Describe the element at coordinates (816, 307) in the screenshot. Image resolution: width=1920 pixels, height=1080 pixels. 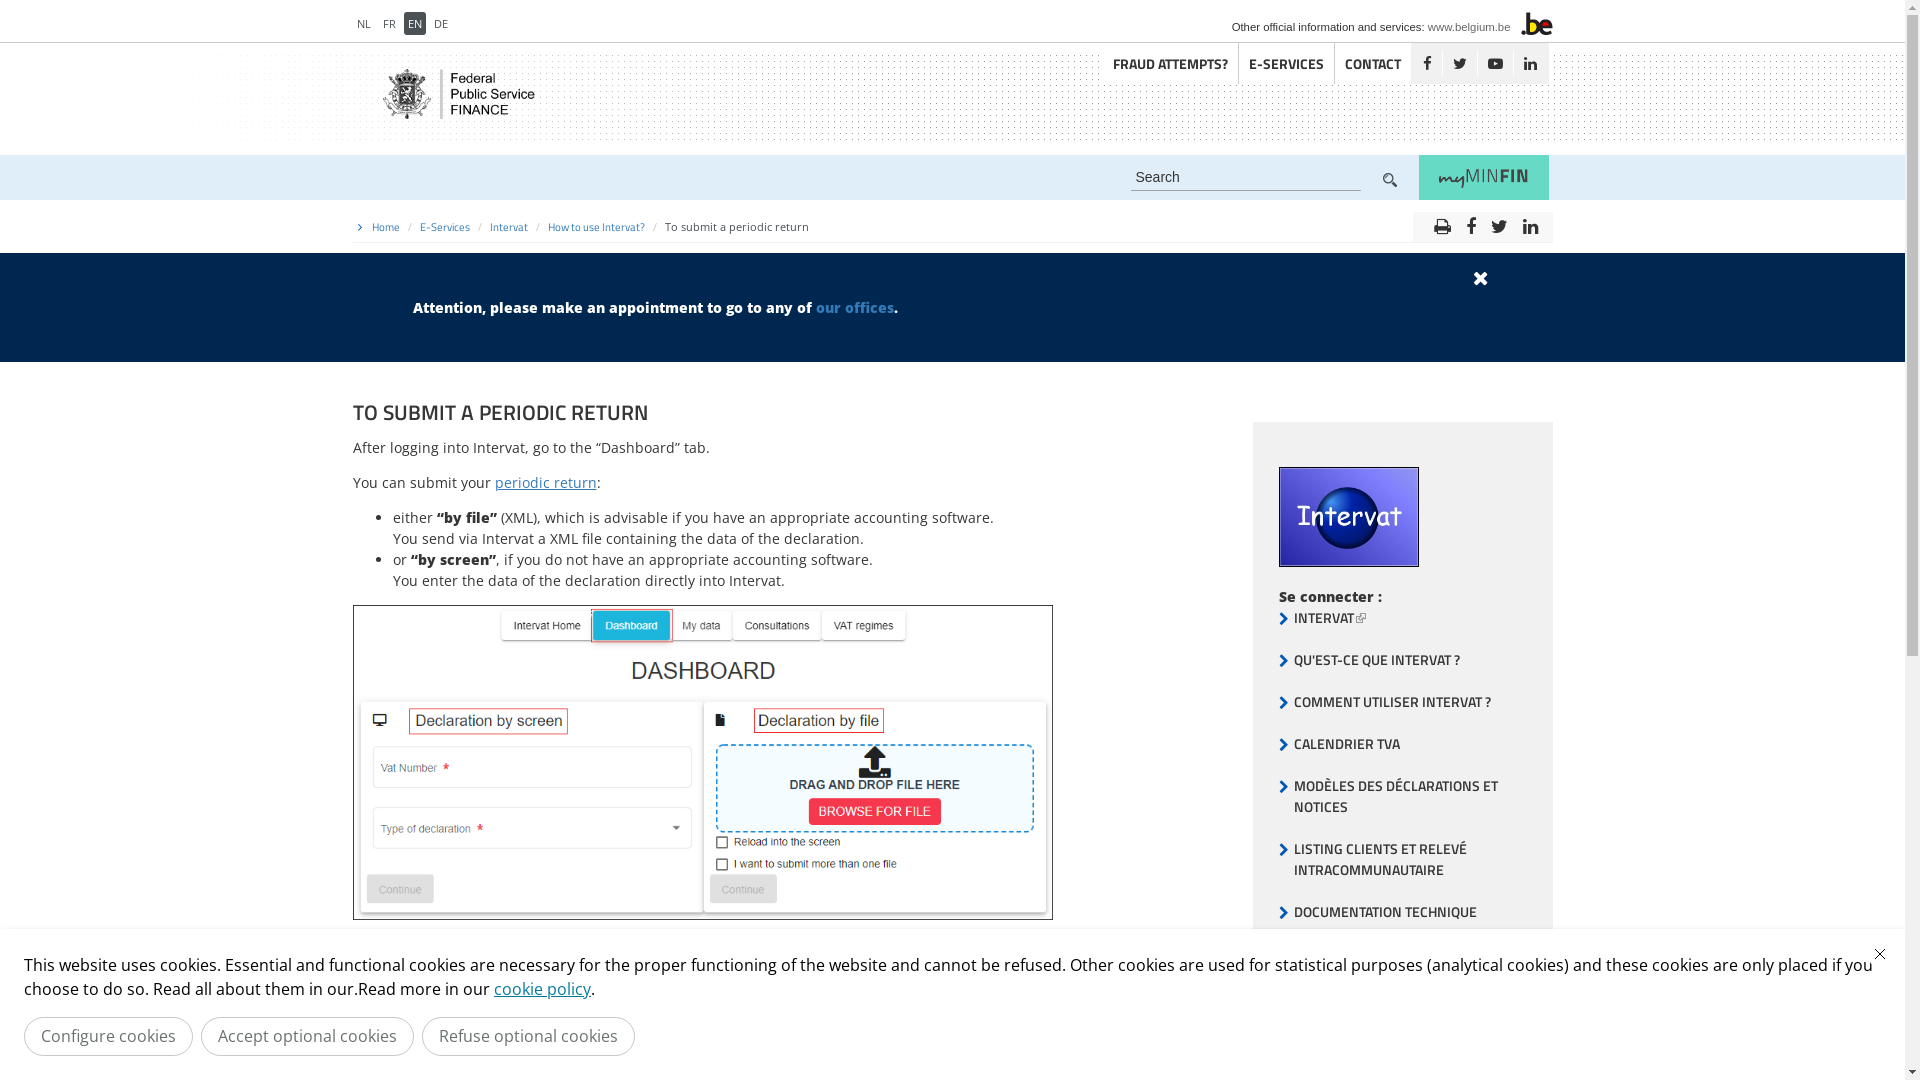
I see `'our offices'` at that location.